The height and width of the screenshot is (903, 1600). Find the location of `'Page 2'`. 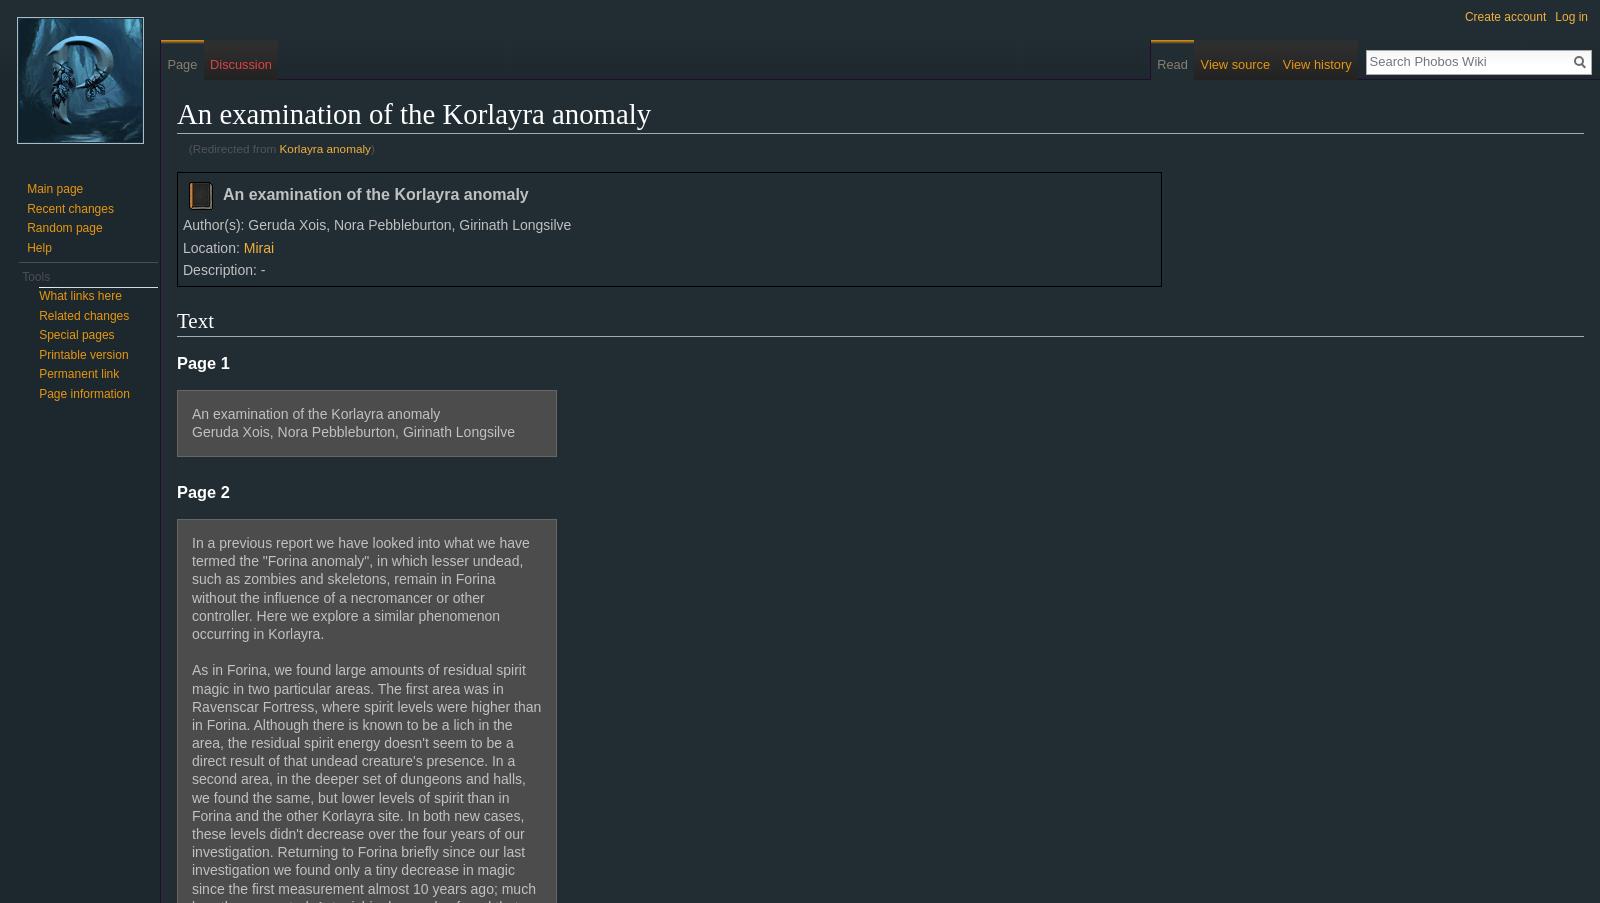

'Page 2' is located at coordinates (203, 490).